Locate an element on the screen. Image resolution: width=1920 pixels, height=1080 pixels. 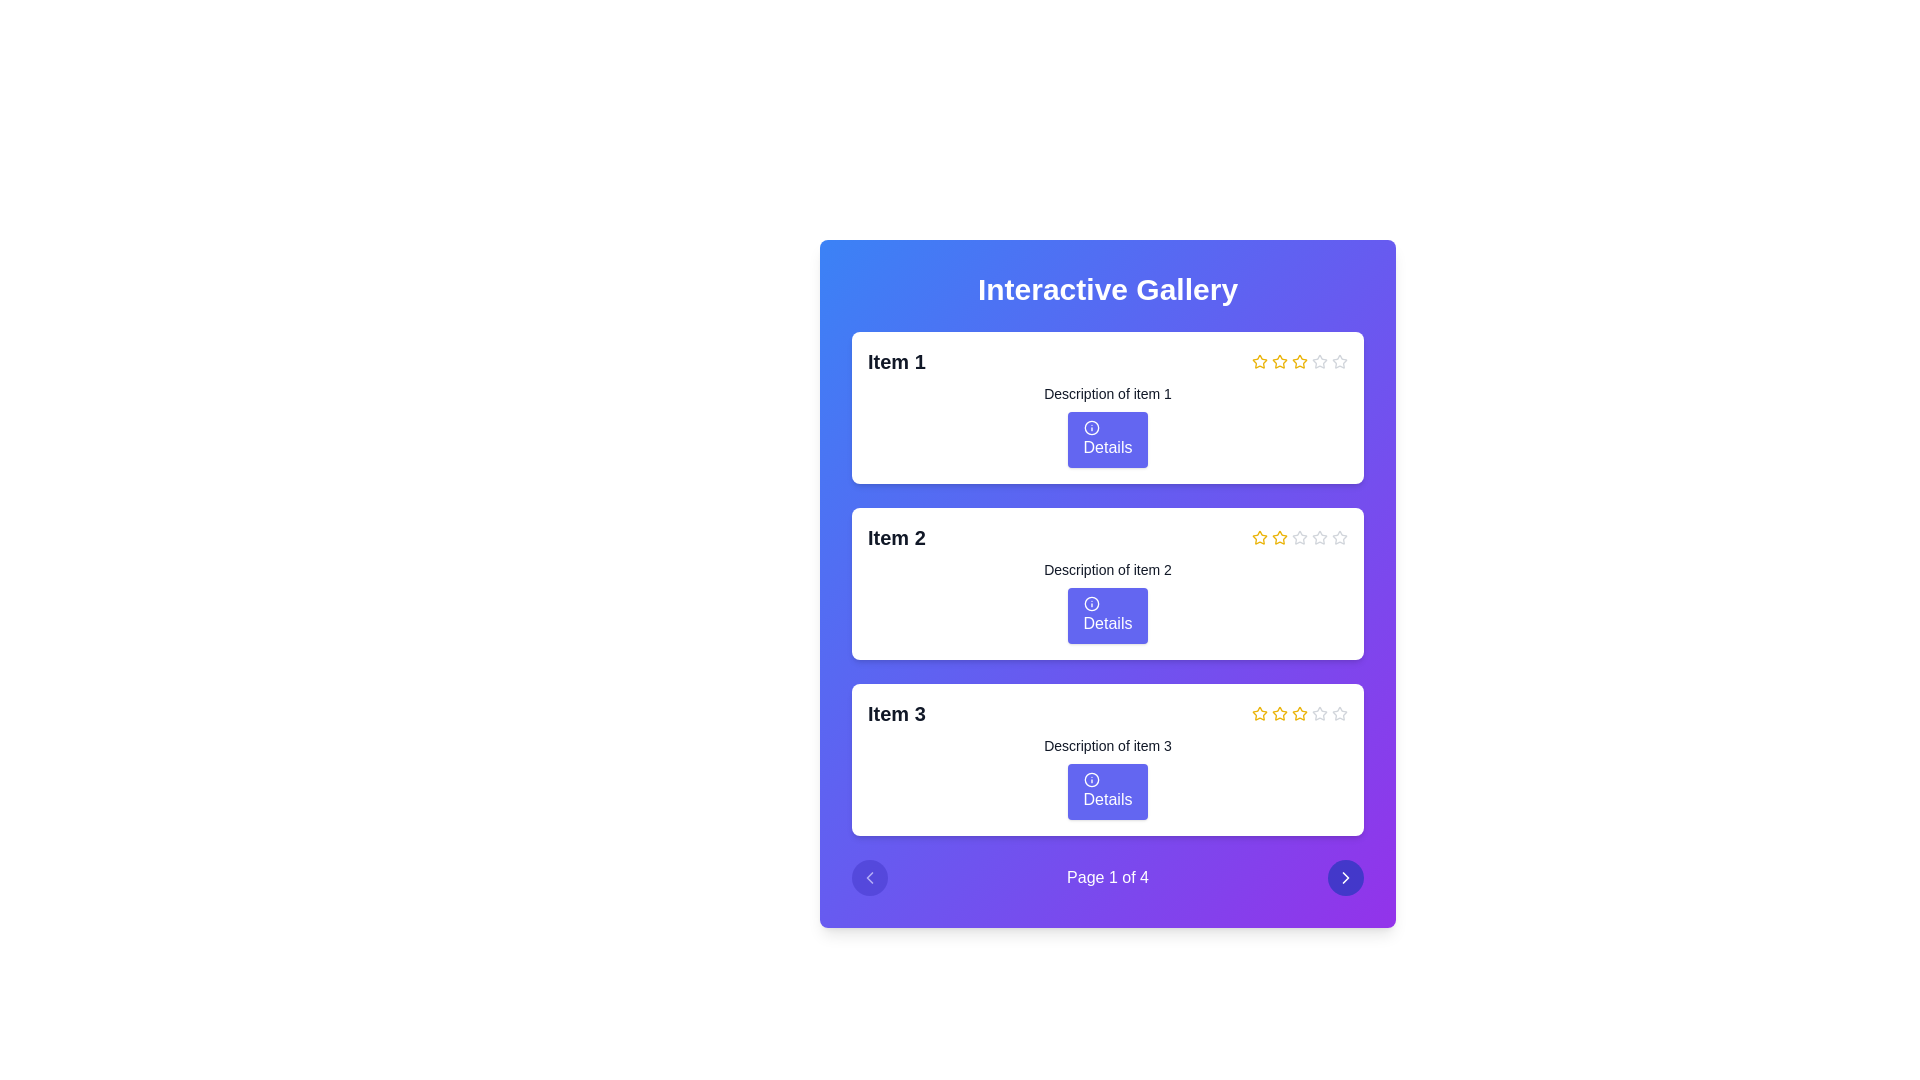
the chevron-arrow icon located at the bottom-right corner of the interface is located at coordinates (1345, 877).